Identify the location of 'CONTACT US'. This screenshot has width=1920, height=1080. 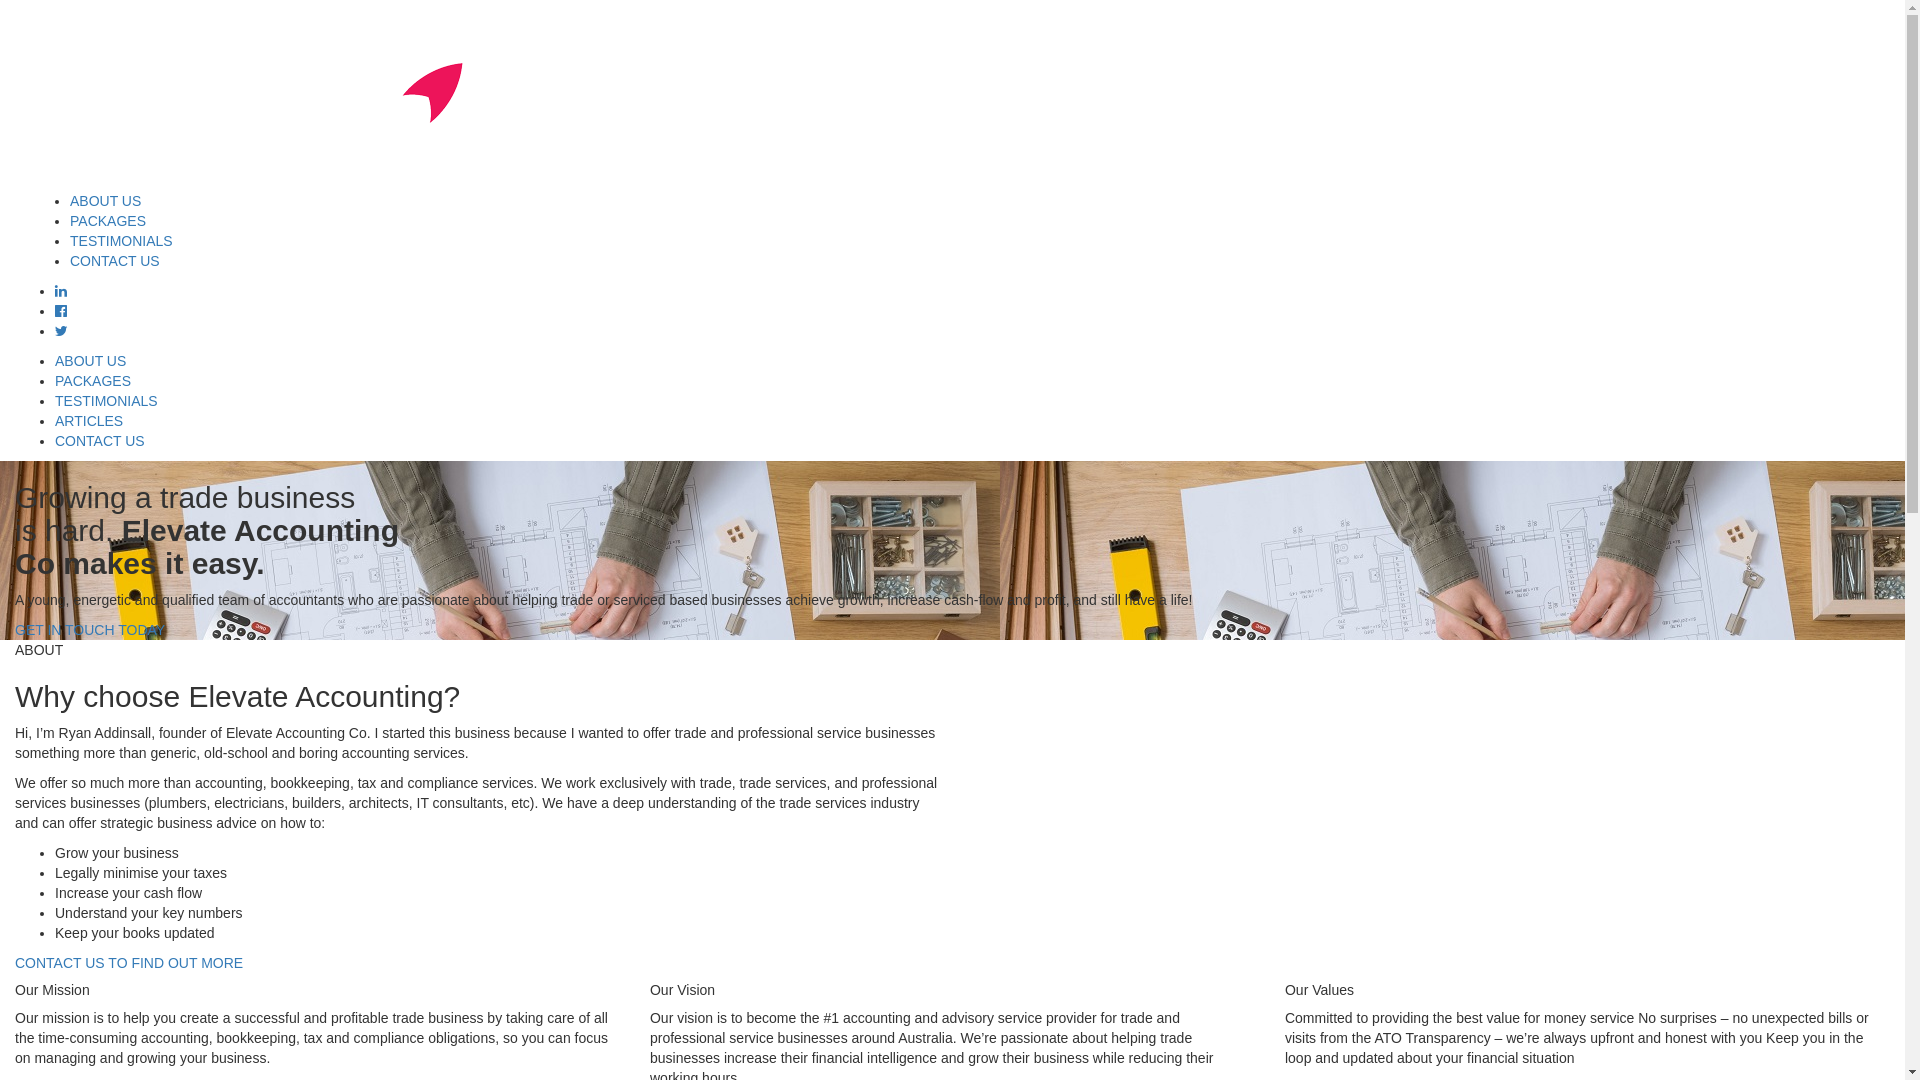
(114, 260).